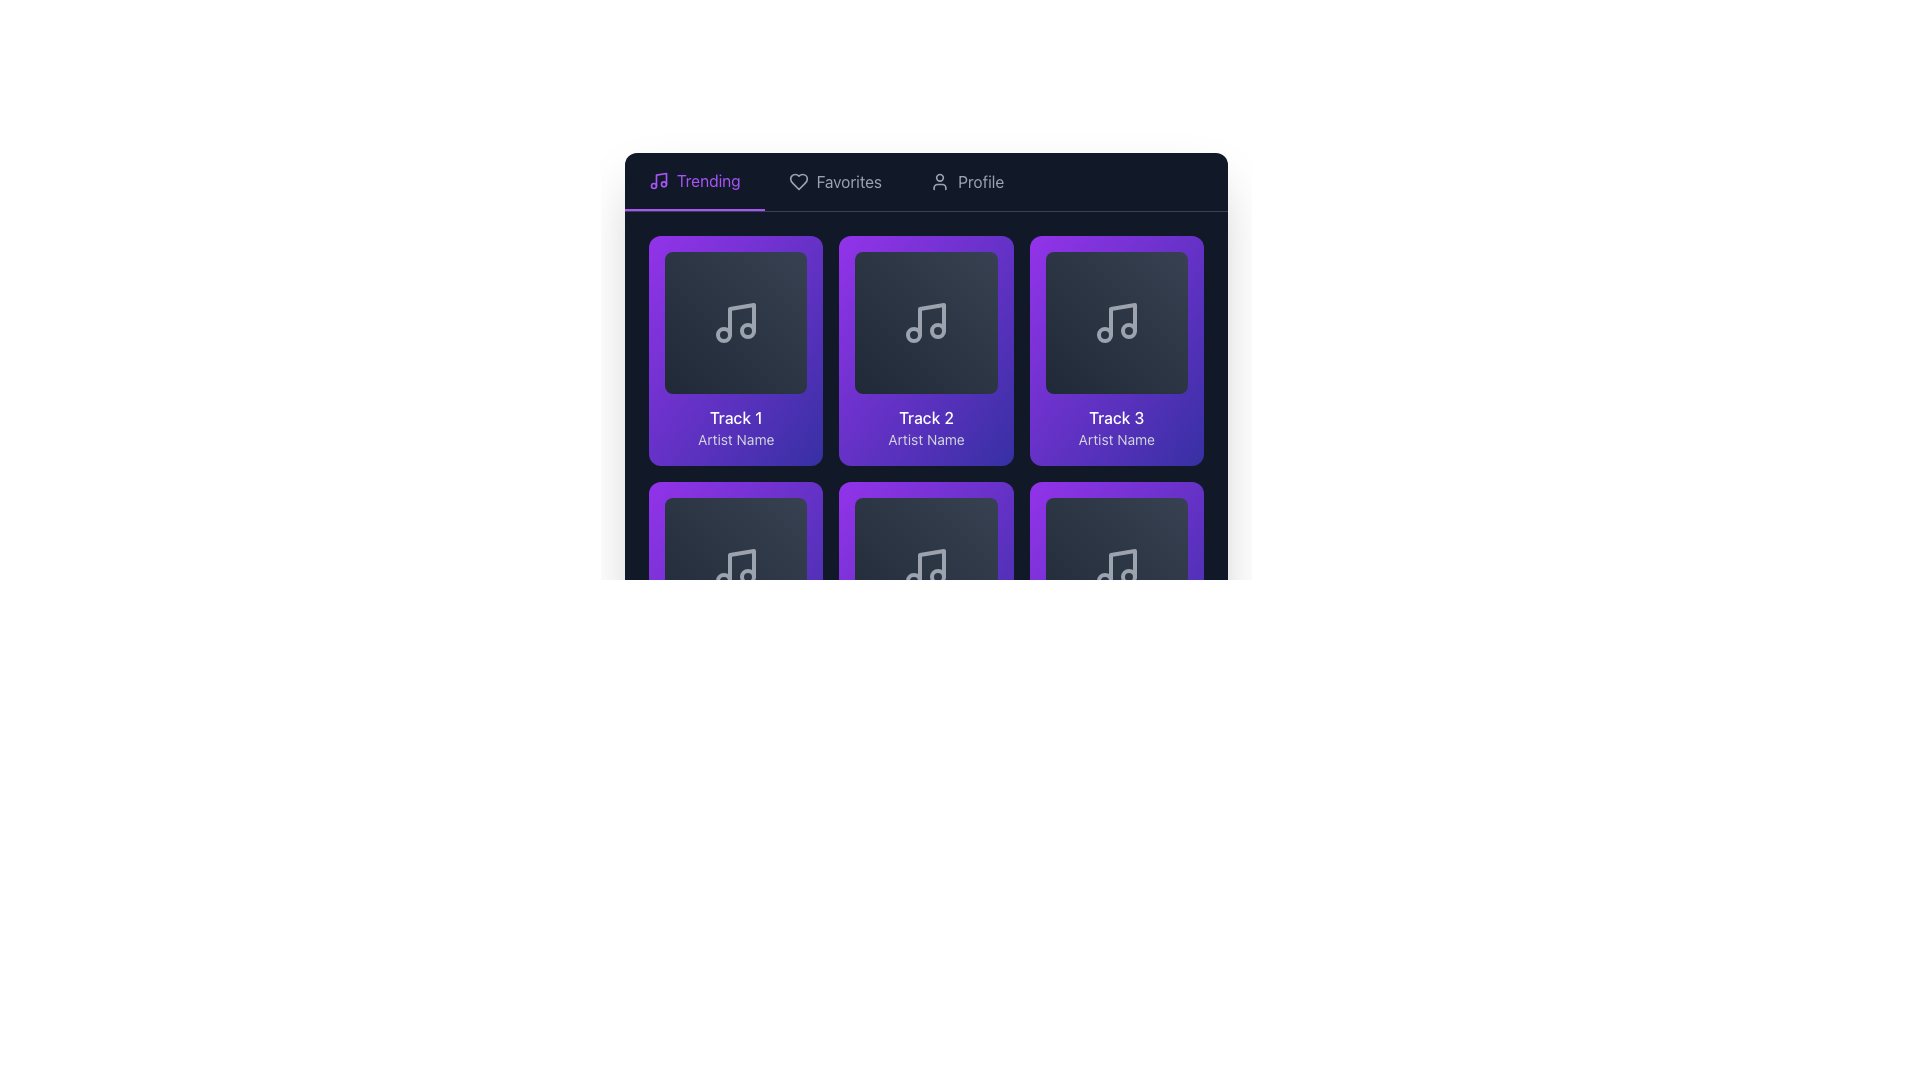 This screenshot has height=1080, width=1920. I want to click on the text label displaying the artist's name for 'Track 1' in the 'Trending' tab, located below the title 'Track 1', so click(735, 439).